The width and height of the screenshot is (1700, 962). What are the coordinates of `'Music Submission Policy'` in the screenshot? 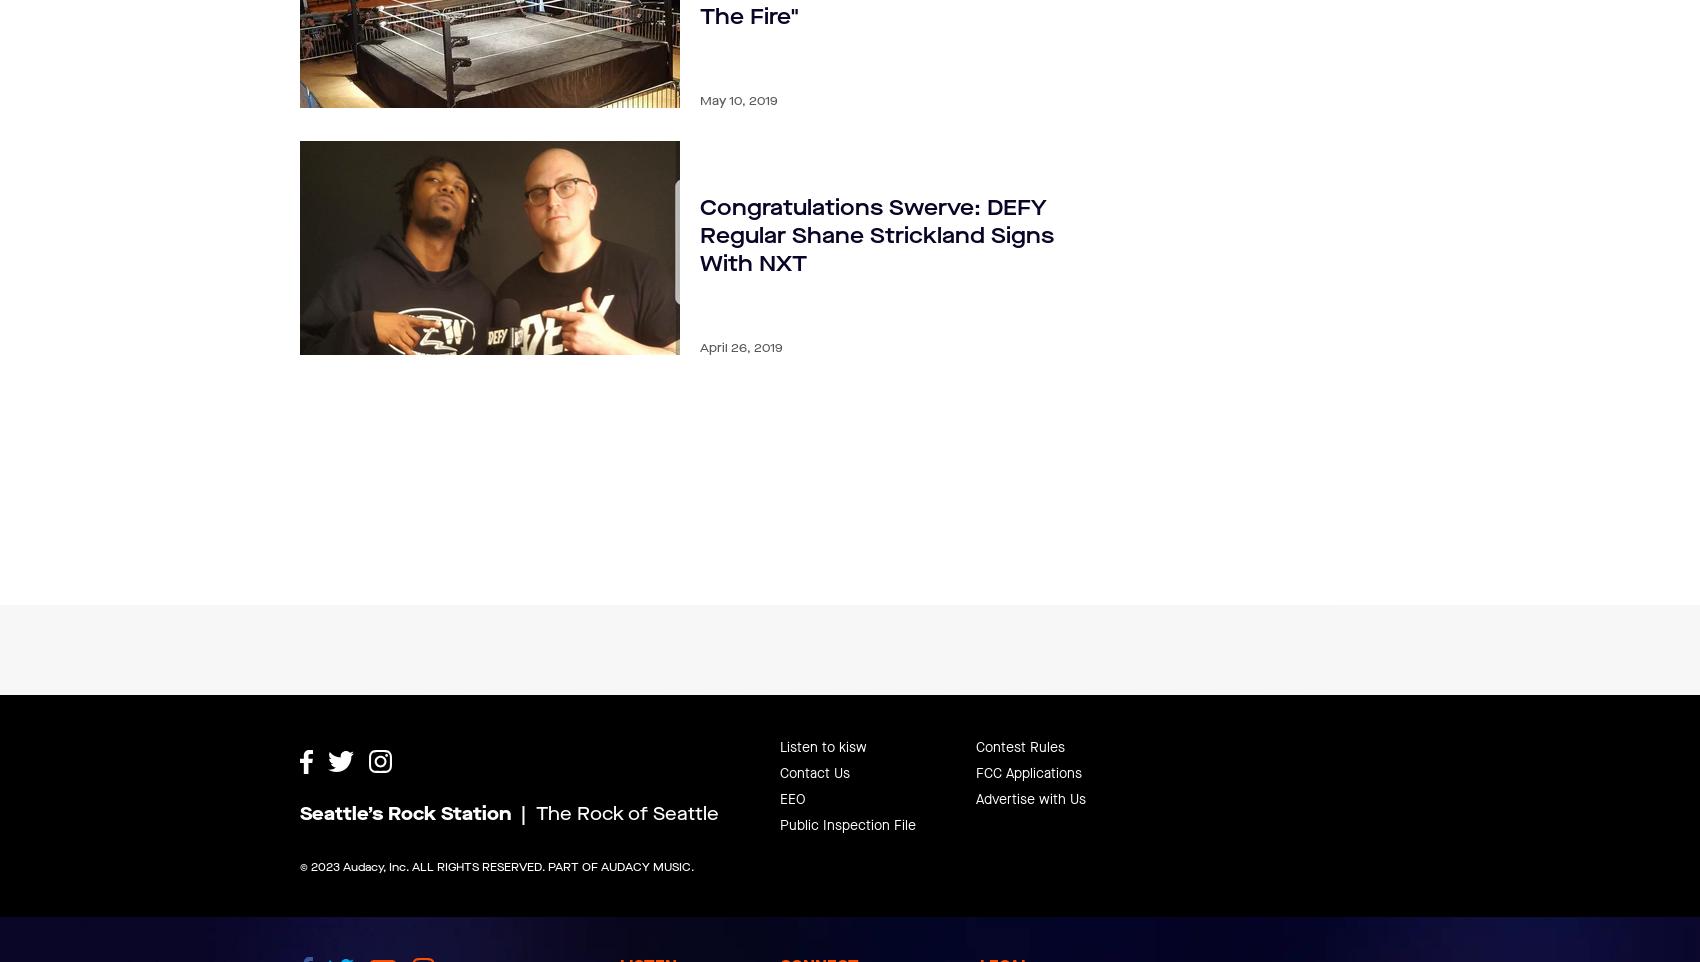 It's located at (1254, 937).